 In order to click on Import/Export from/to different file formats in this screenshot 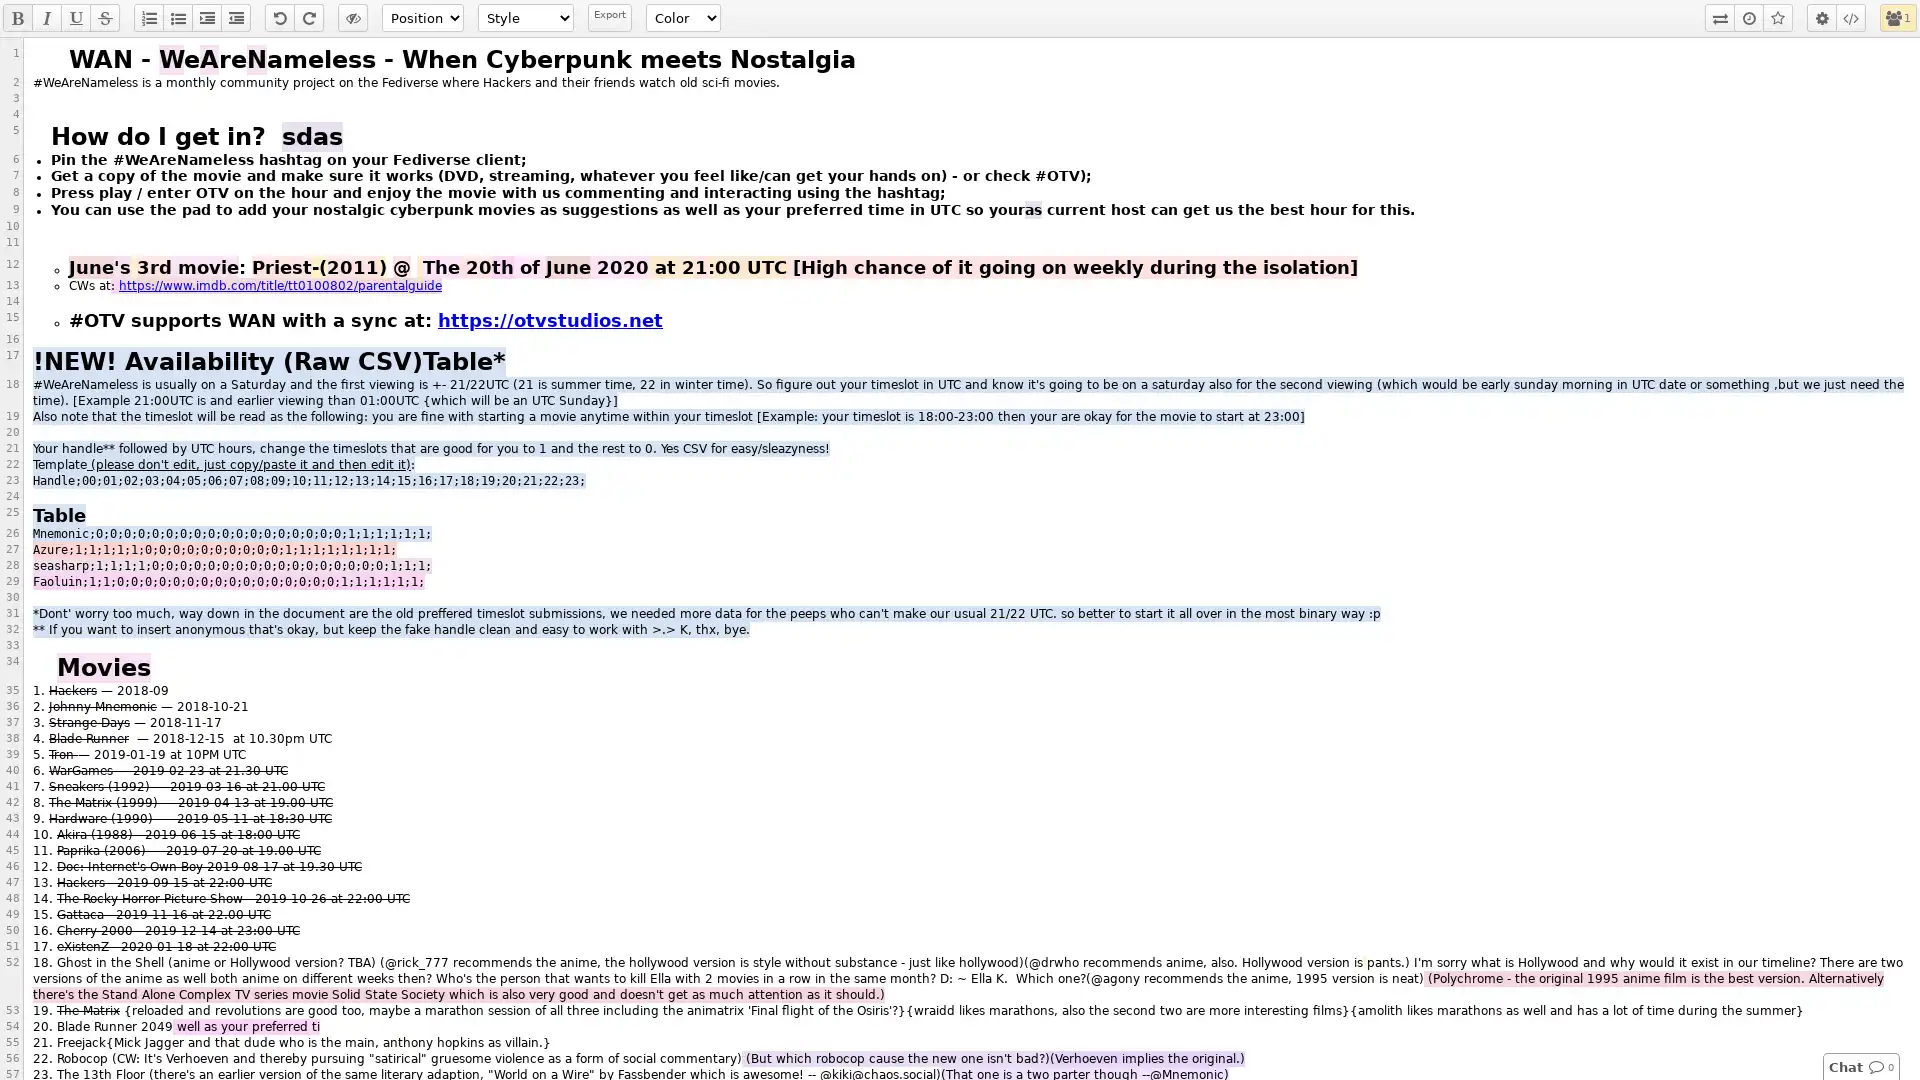, I will do `click(1718, 18)`.